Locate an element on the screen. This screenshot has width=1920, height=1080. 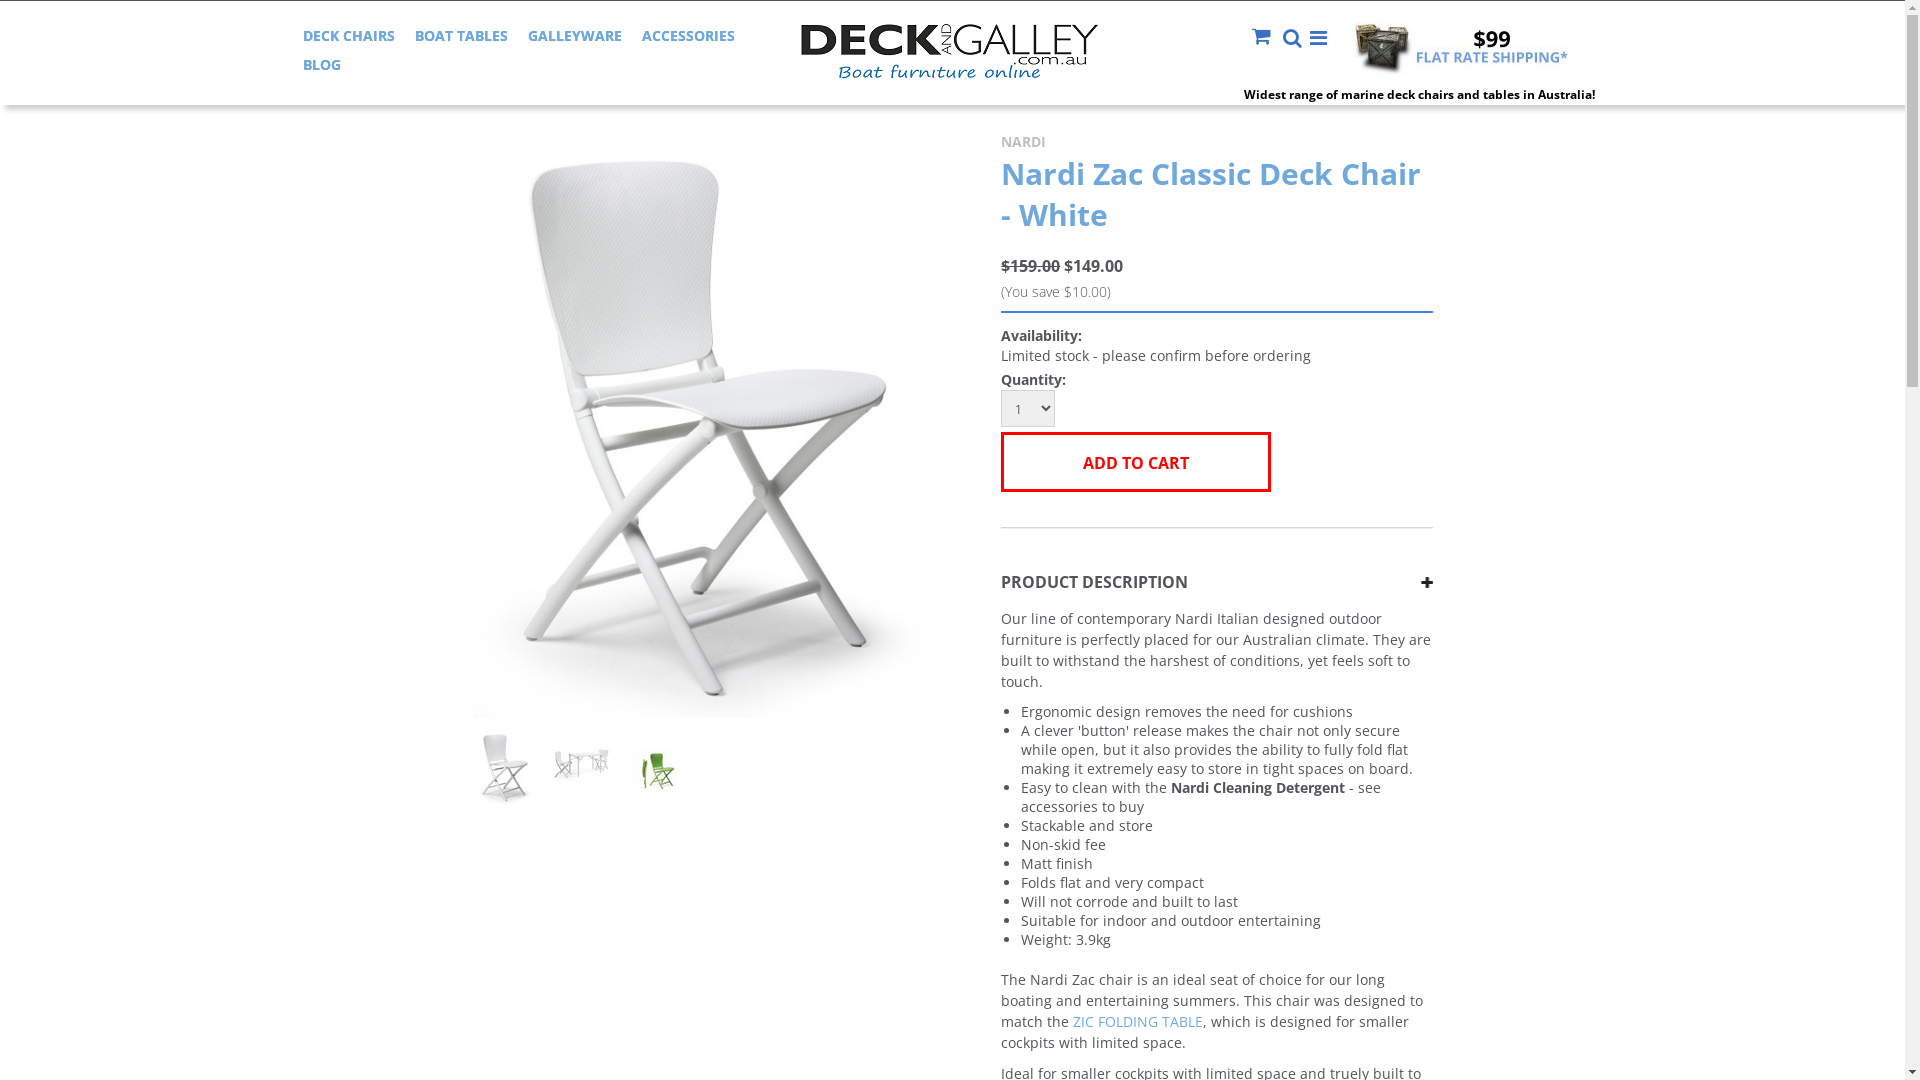
'0' is located at coordinates (504, 771).